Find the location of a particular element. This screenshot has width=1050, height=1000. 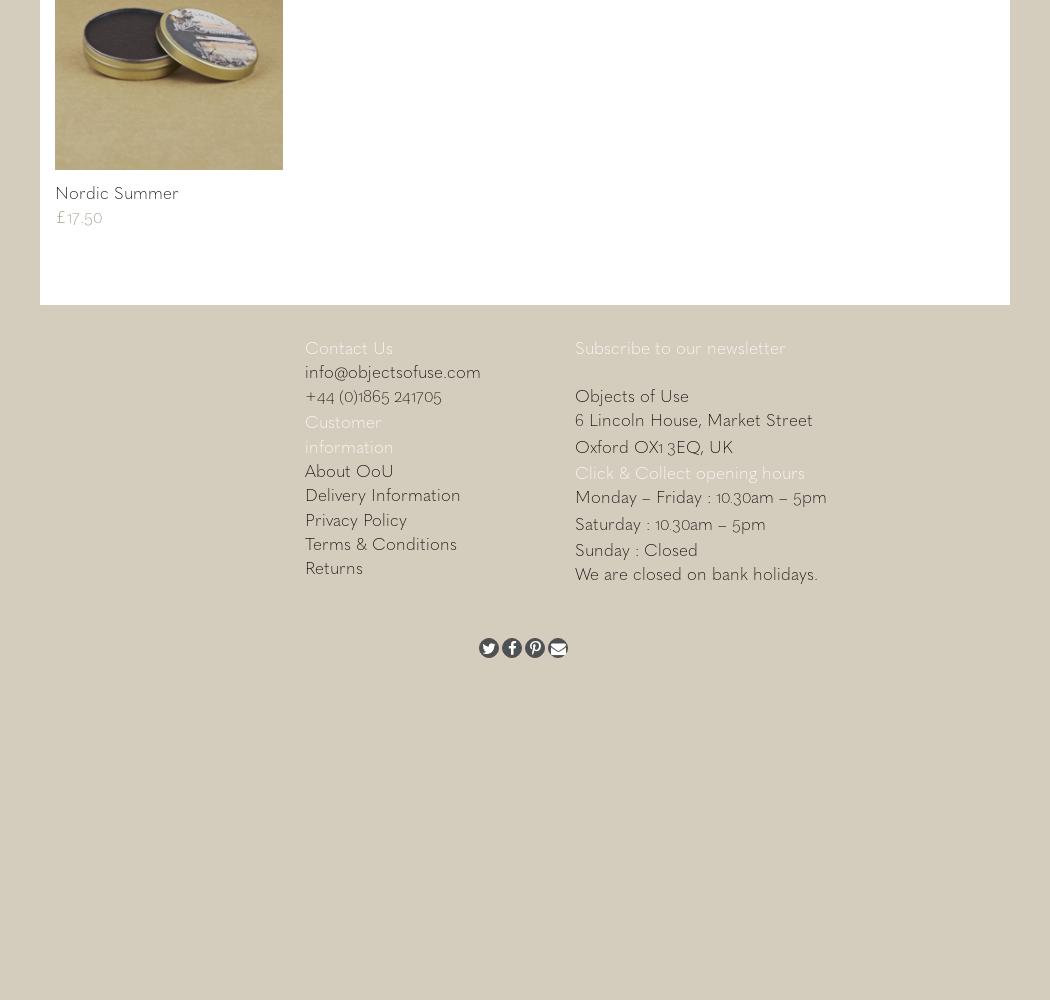

'Subscribe to our newsletter' is located at coordinates (680, 344).